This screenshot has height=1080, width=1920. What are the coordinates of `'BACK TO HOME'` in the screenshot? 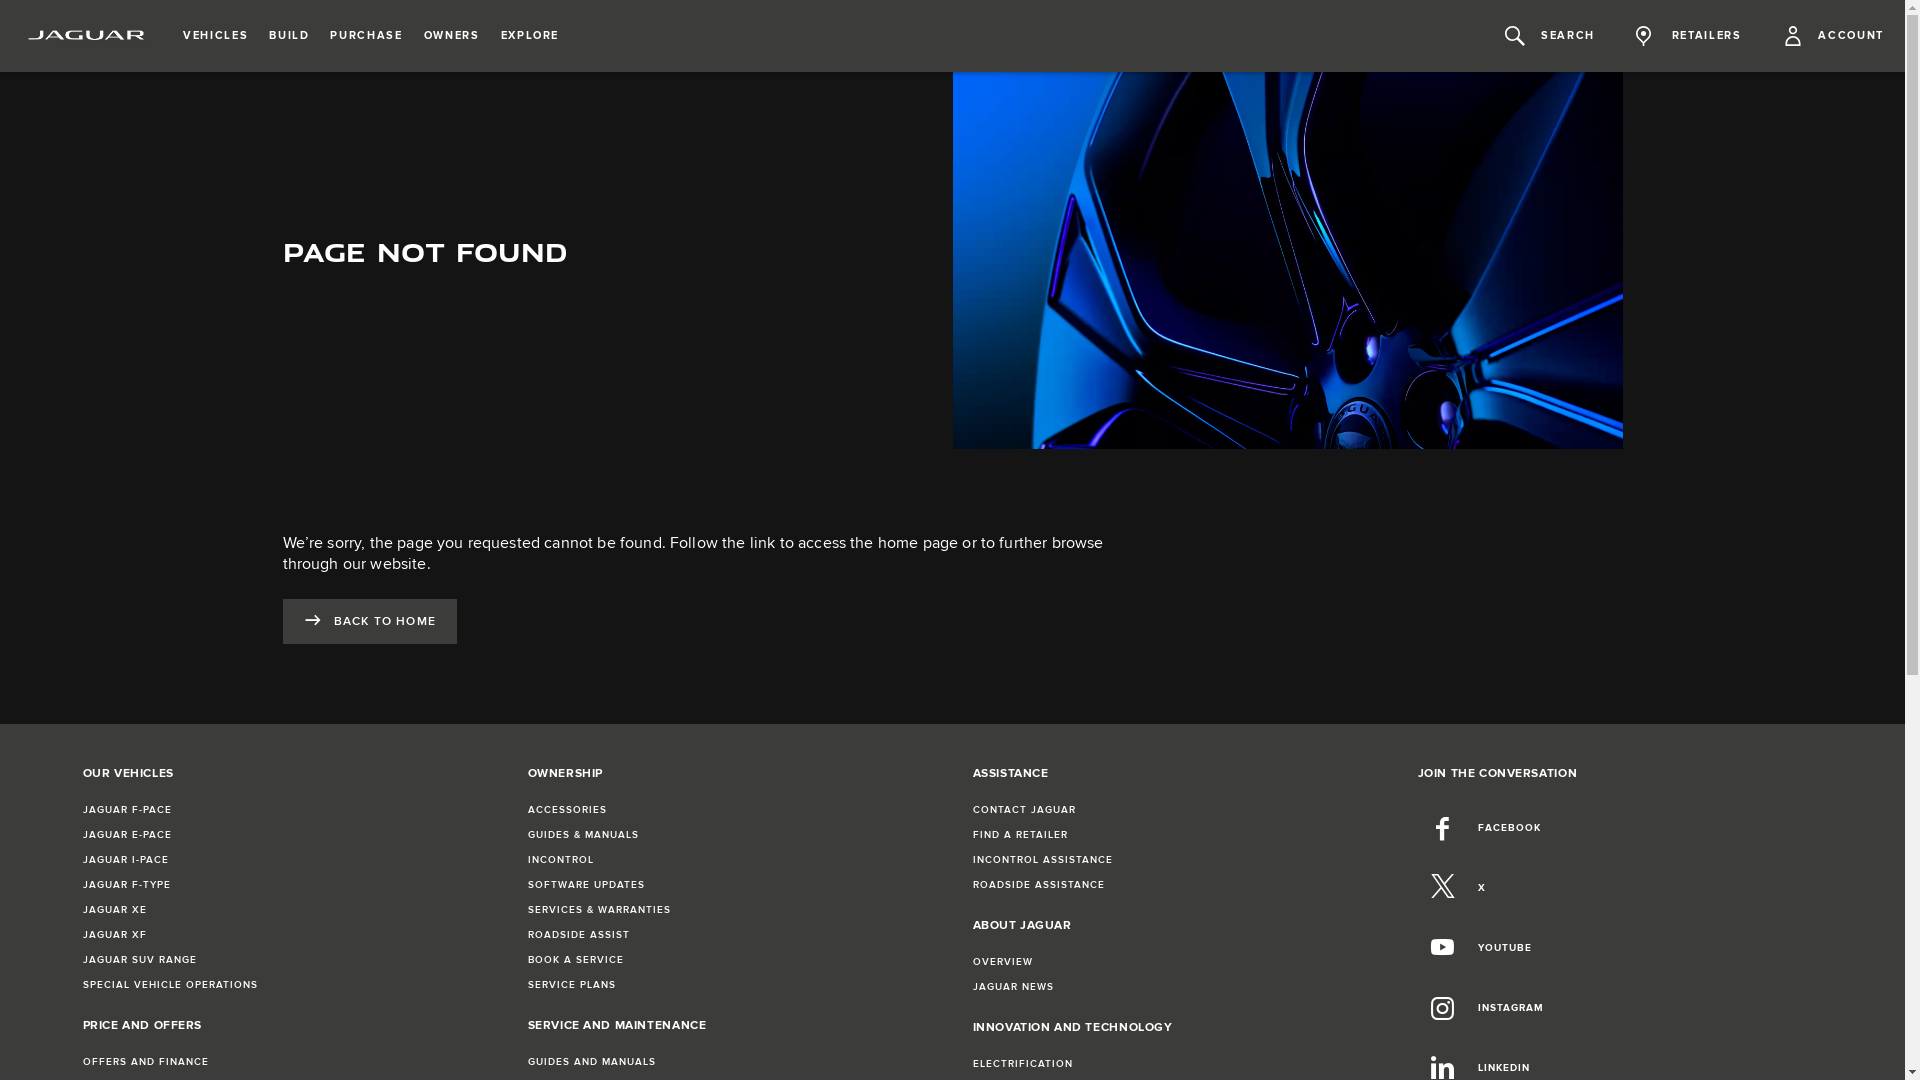 It's located at (369, 620).